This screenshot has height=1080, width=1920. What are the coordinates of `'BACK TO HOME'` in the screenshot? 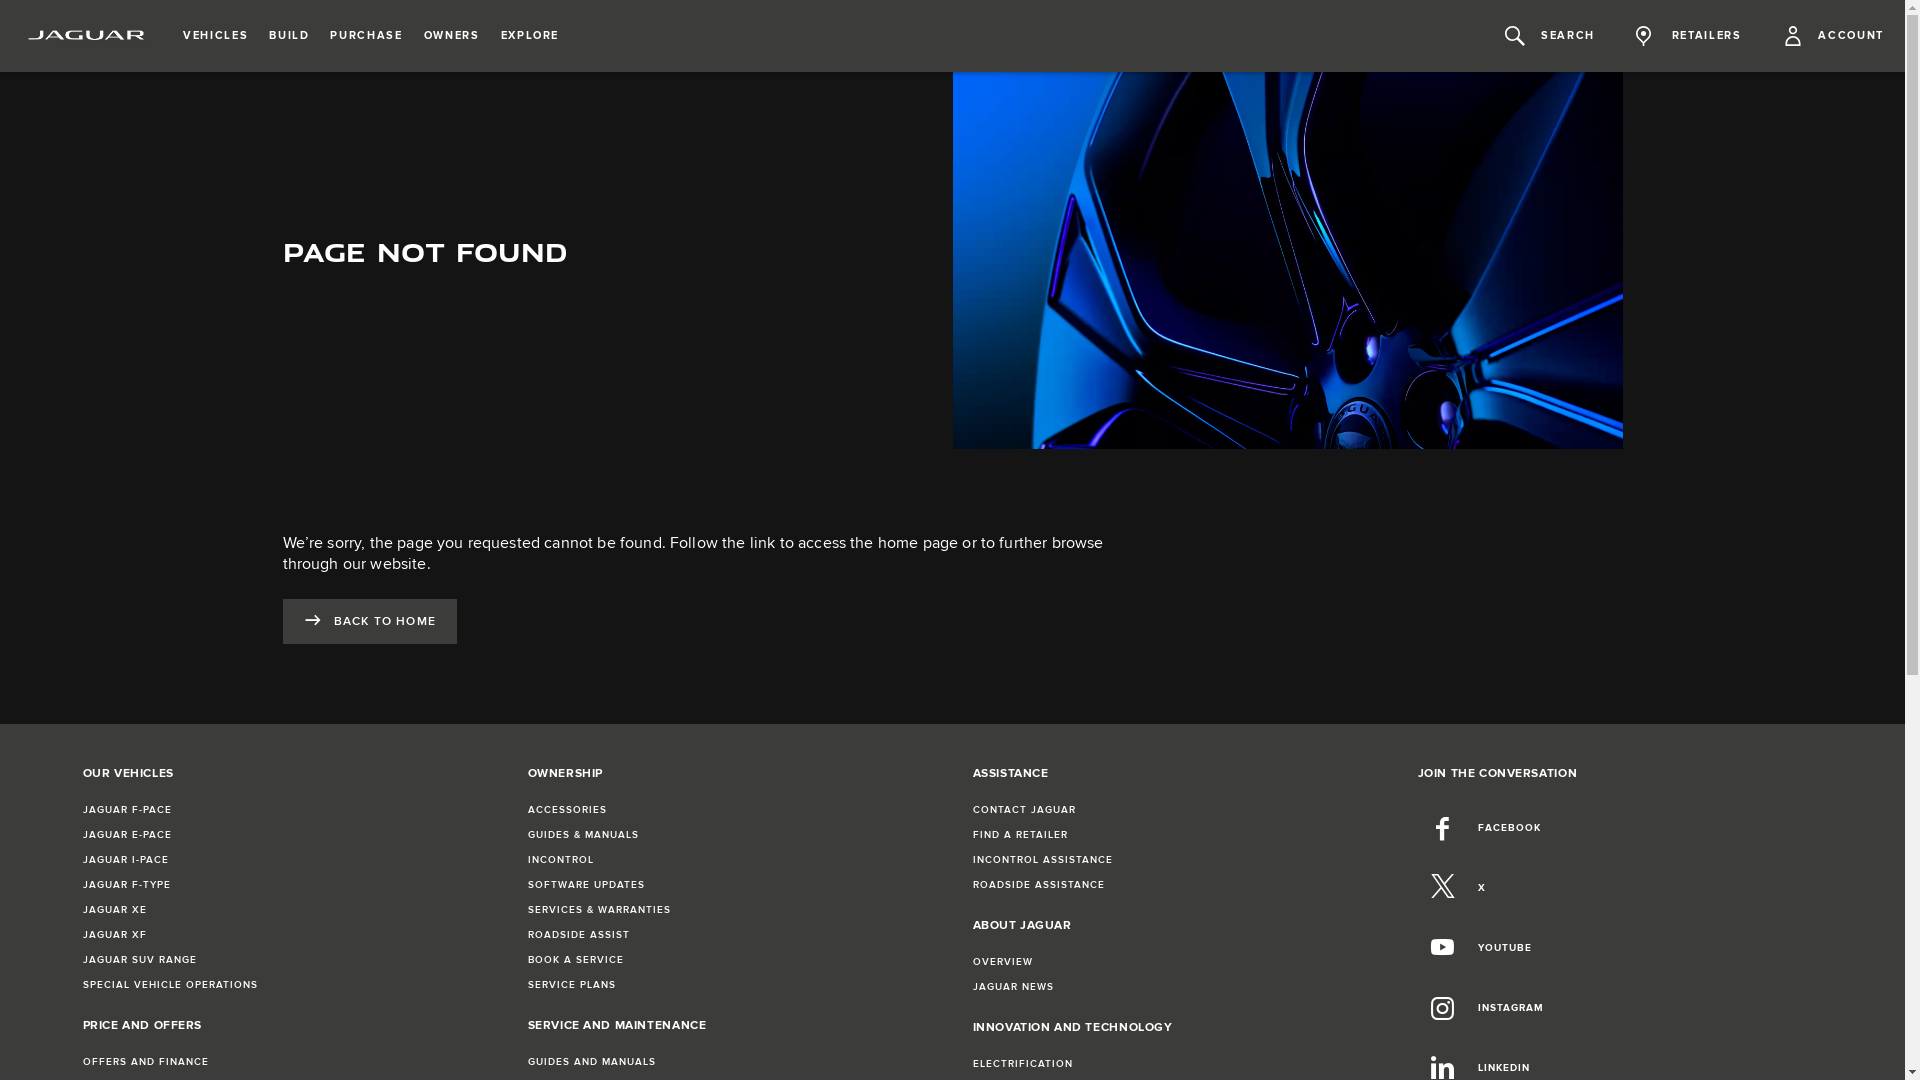 It's located at (369, 620).